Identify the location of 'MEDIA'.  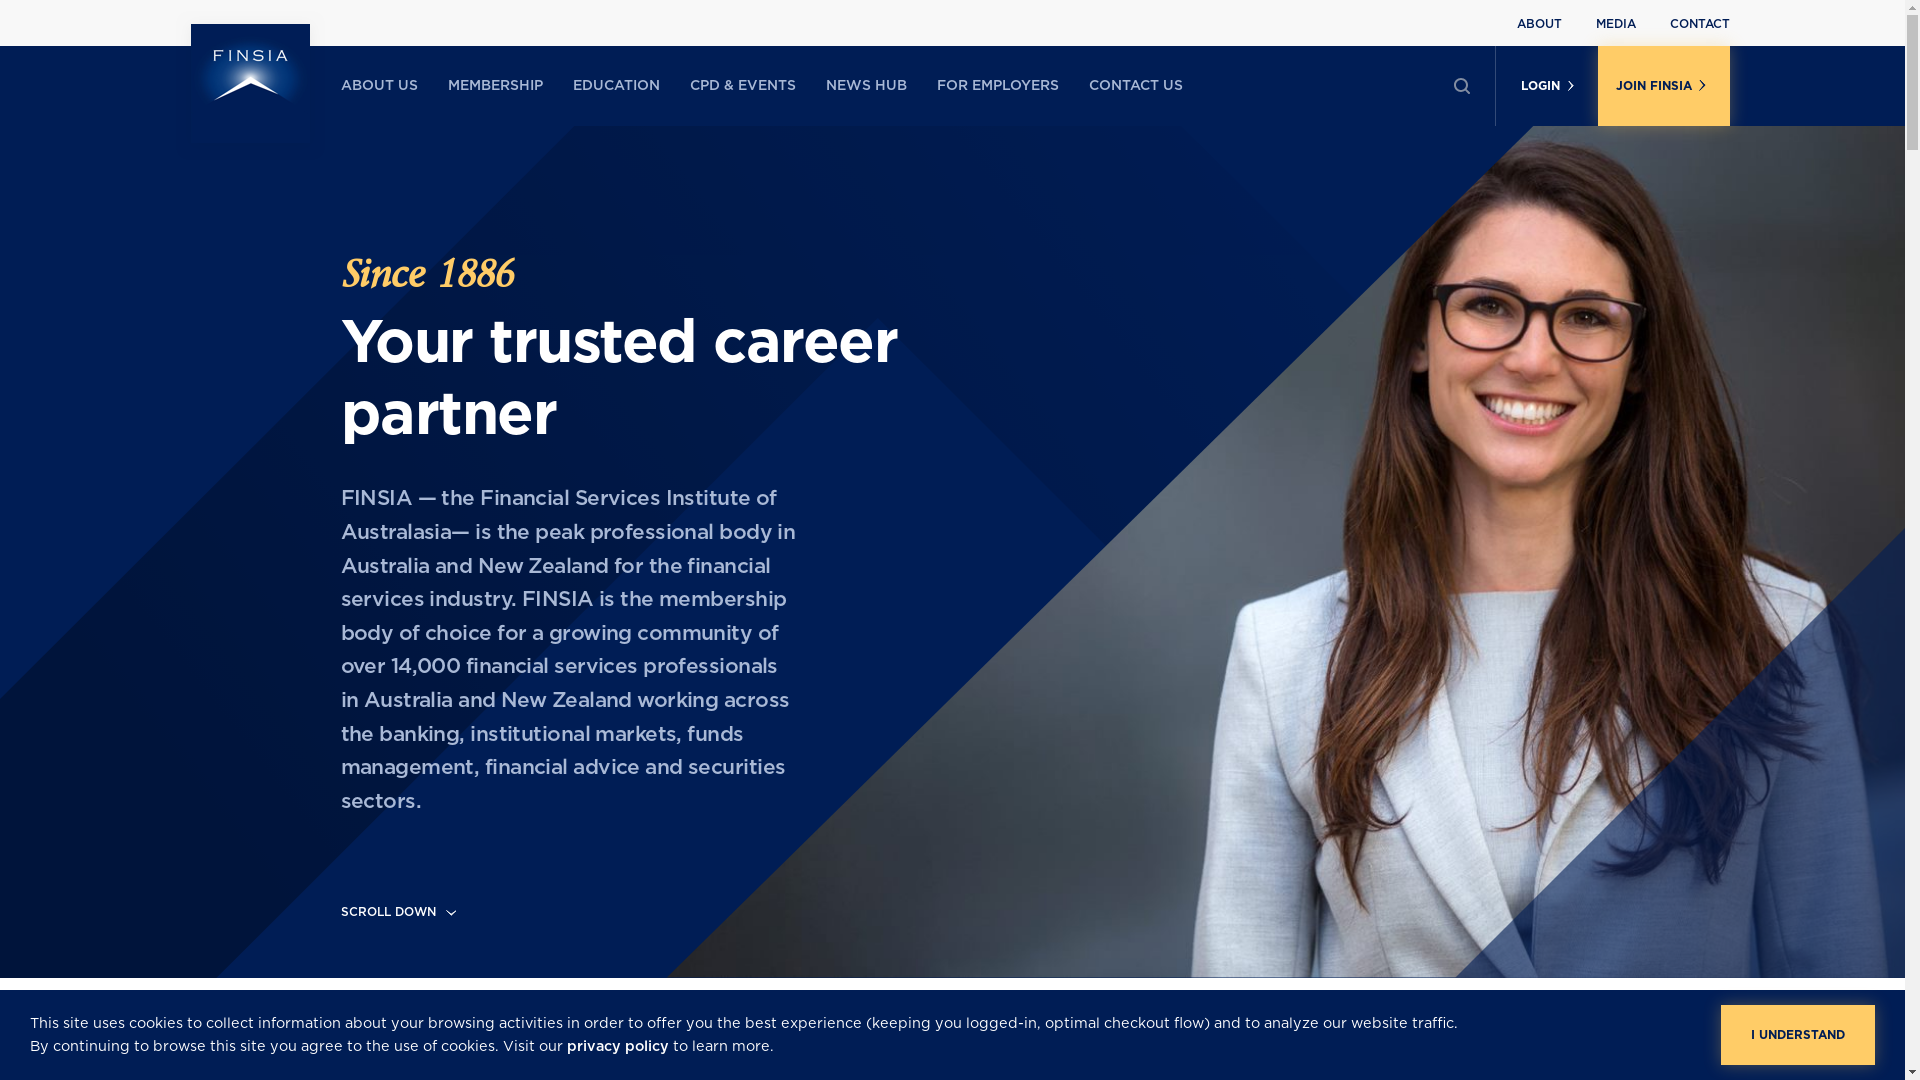
(1616, 23).